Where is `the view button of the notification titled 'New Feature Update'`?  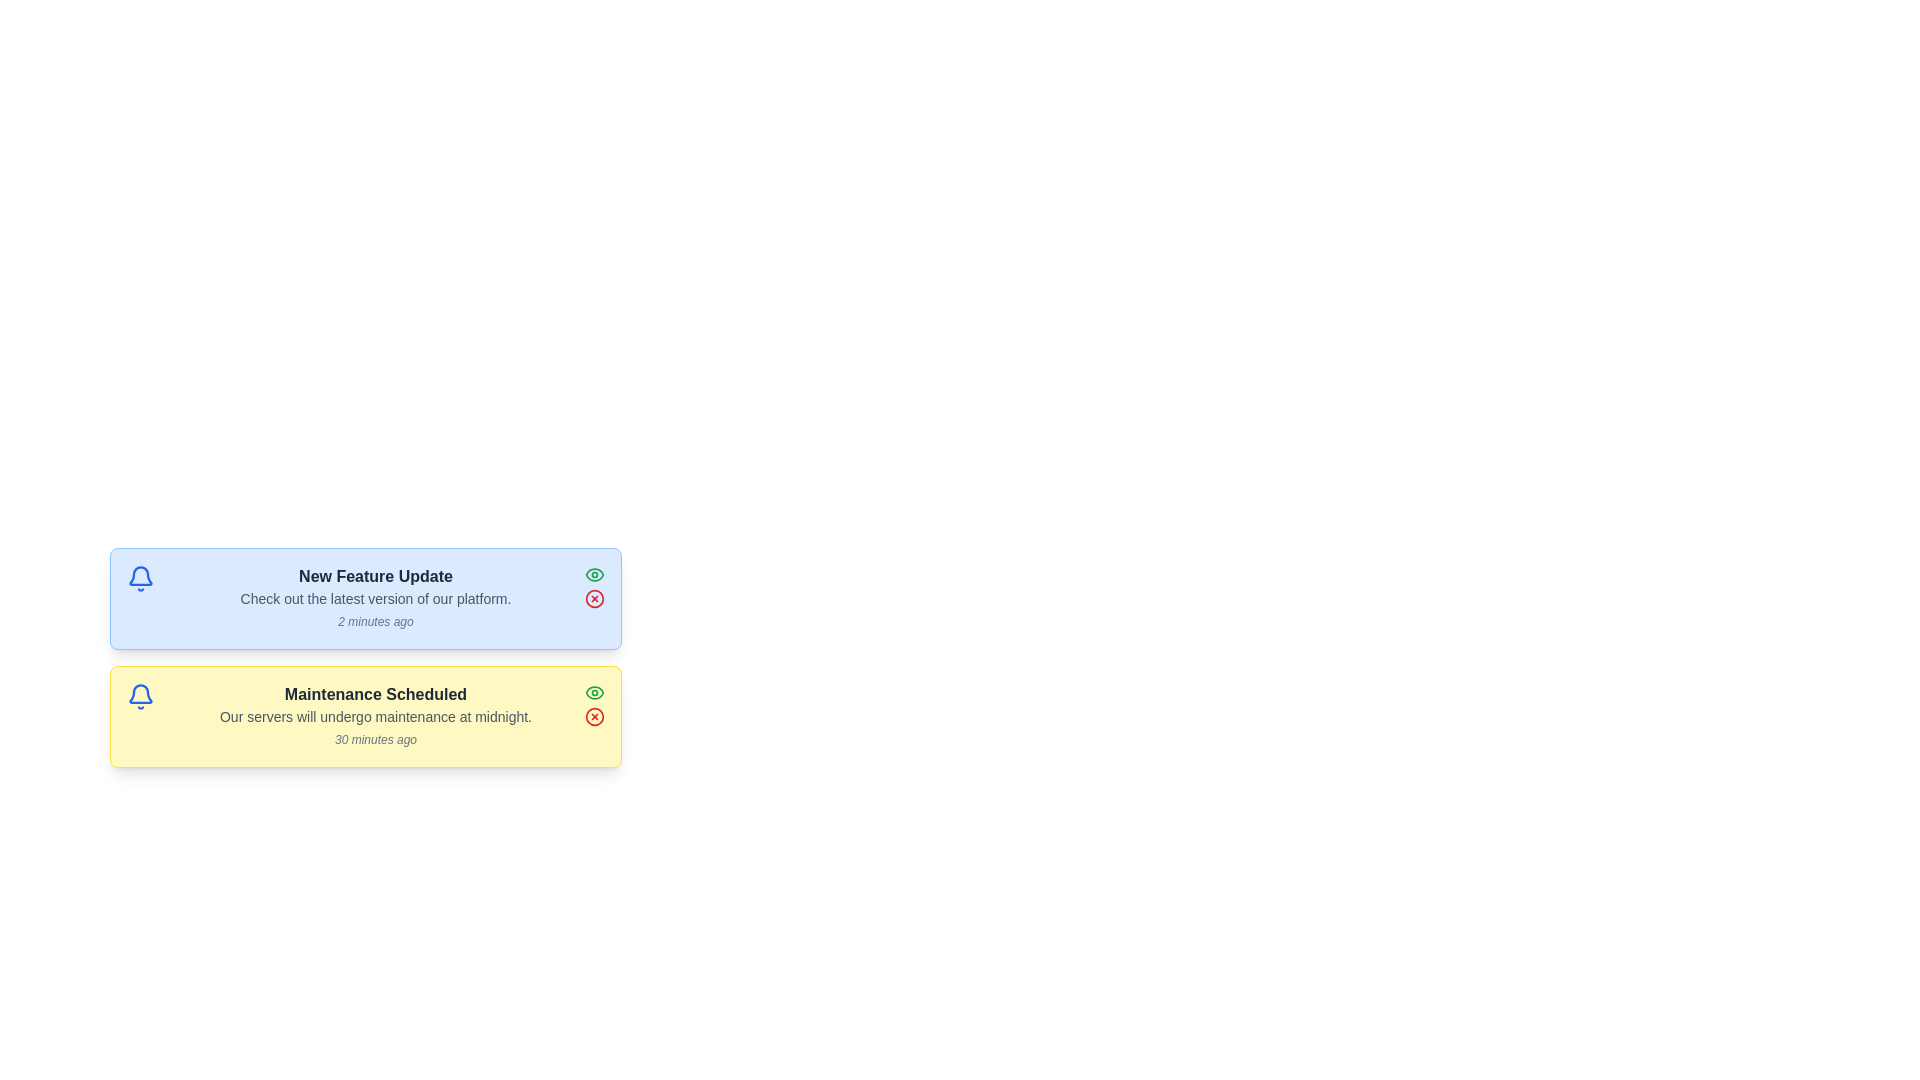
the view button of the notification titled 'New Feature Update' is located at coordinates (594, 574).